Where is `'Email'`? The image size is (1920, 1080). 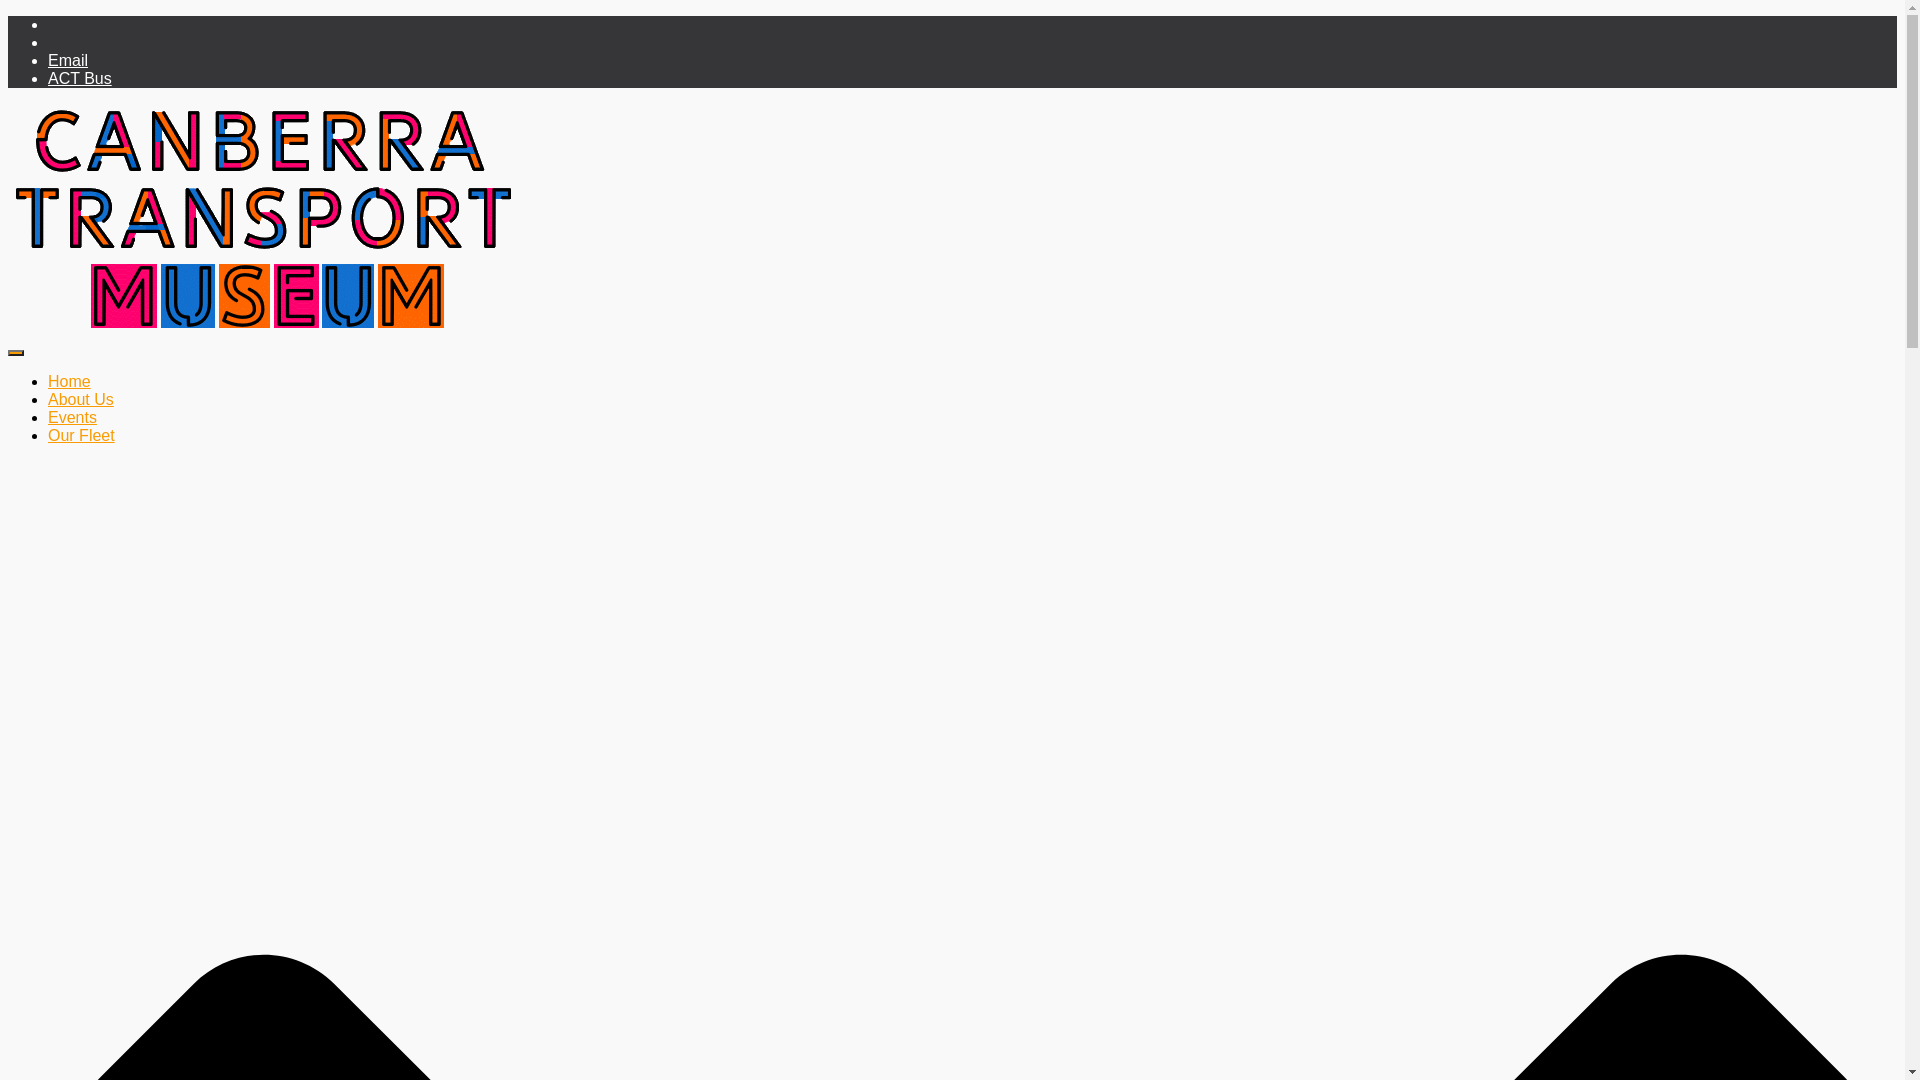
'Email' is located at coordinates (67, 59).